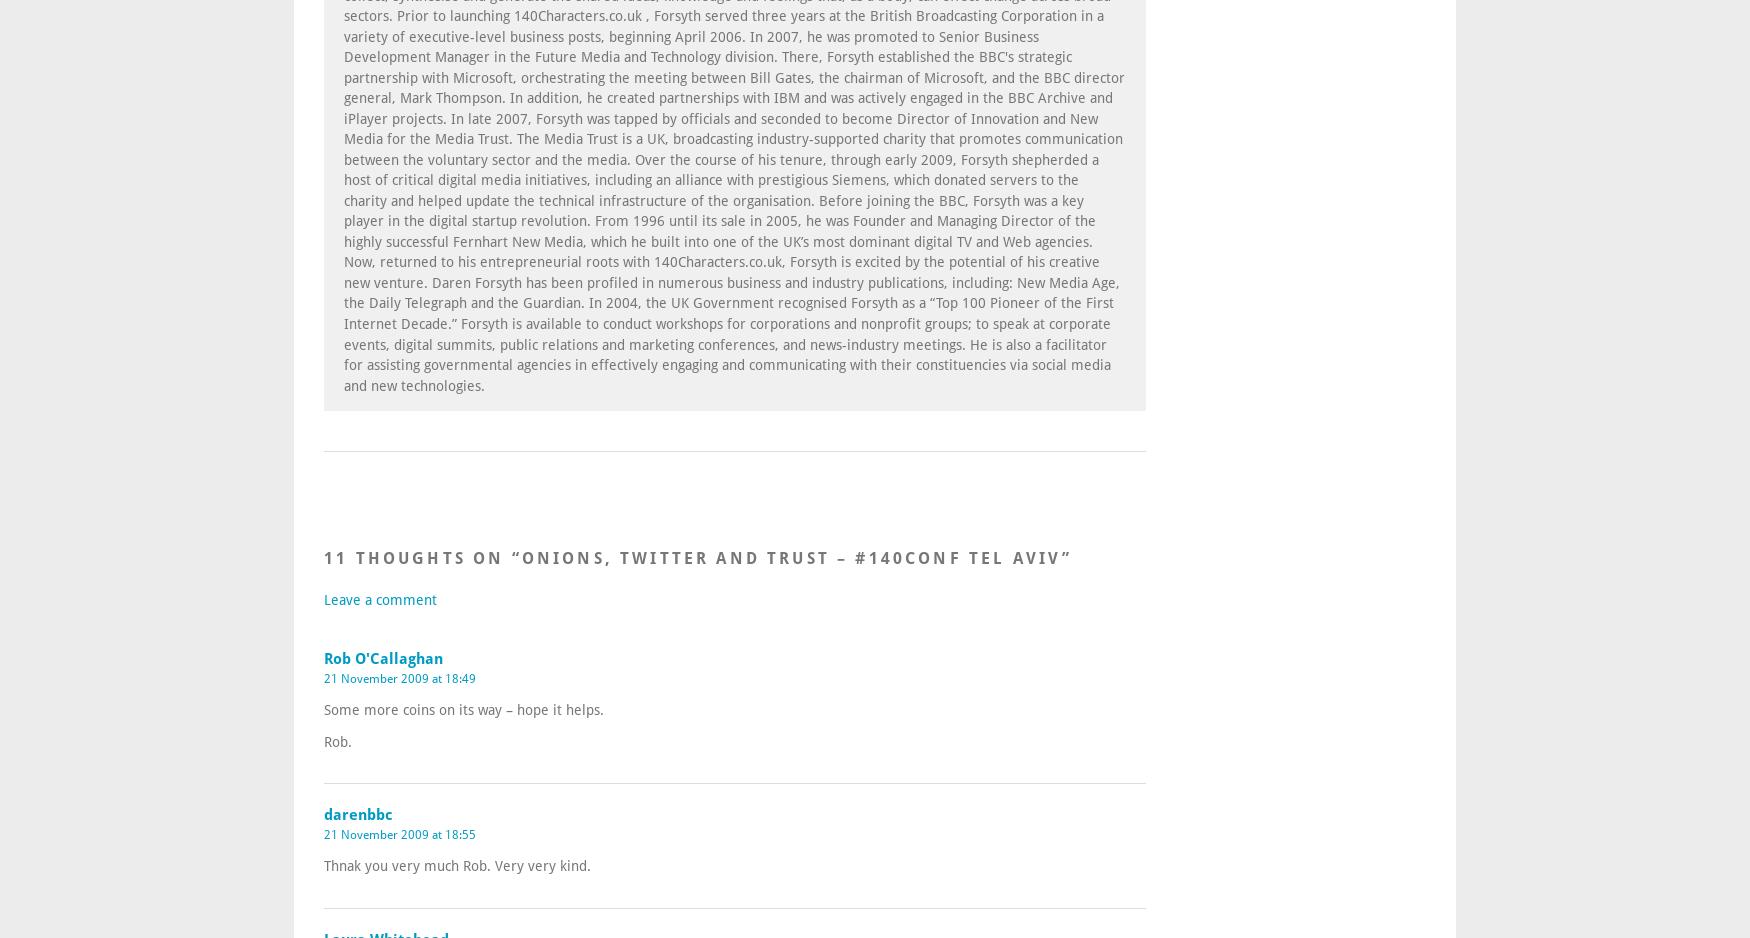 The height and width of the screenshot is (938, 1750). I want to click on '21 November 2009 at 18:49', so click(399, 677).